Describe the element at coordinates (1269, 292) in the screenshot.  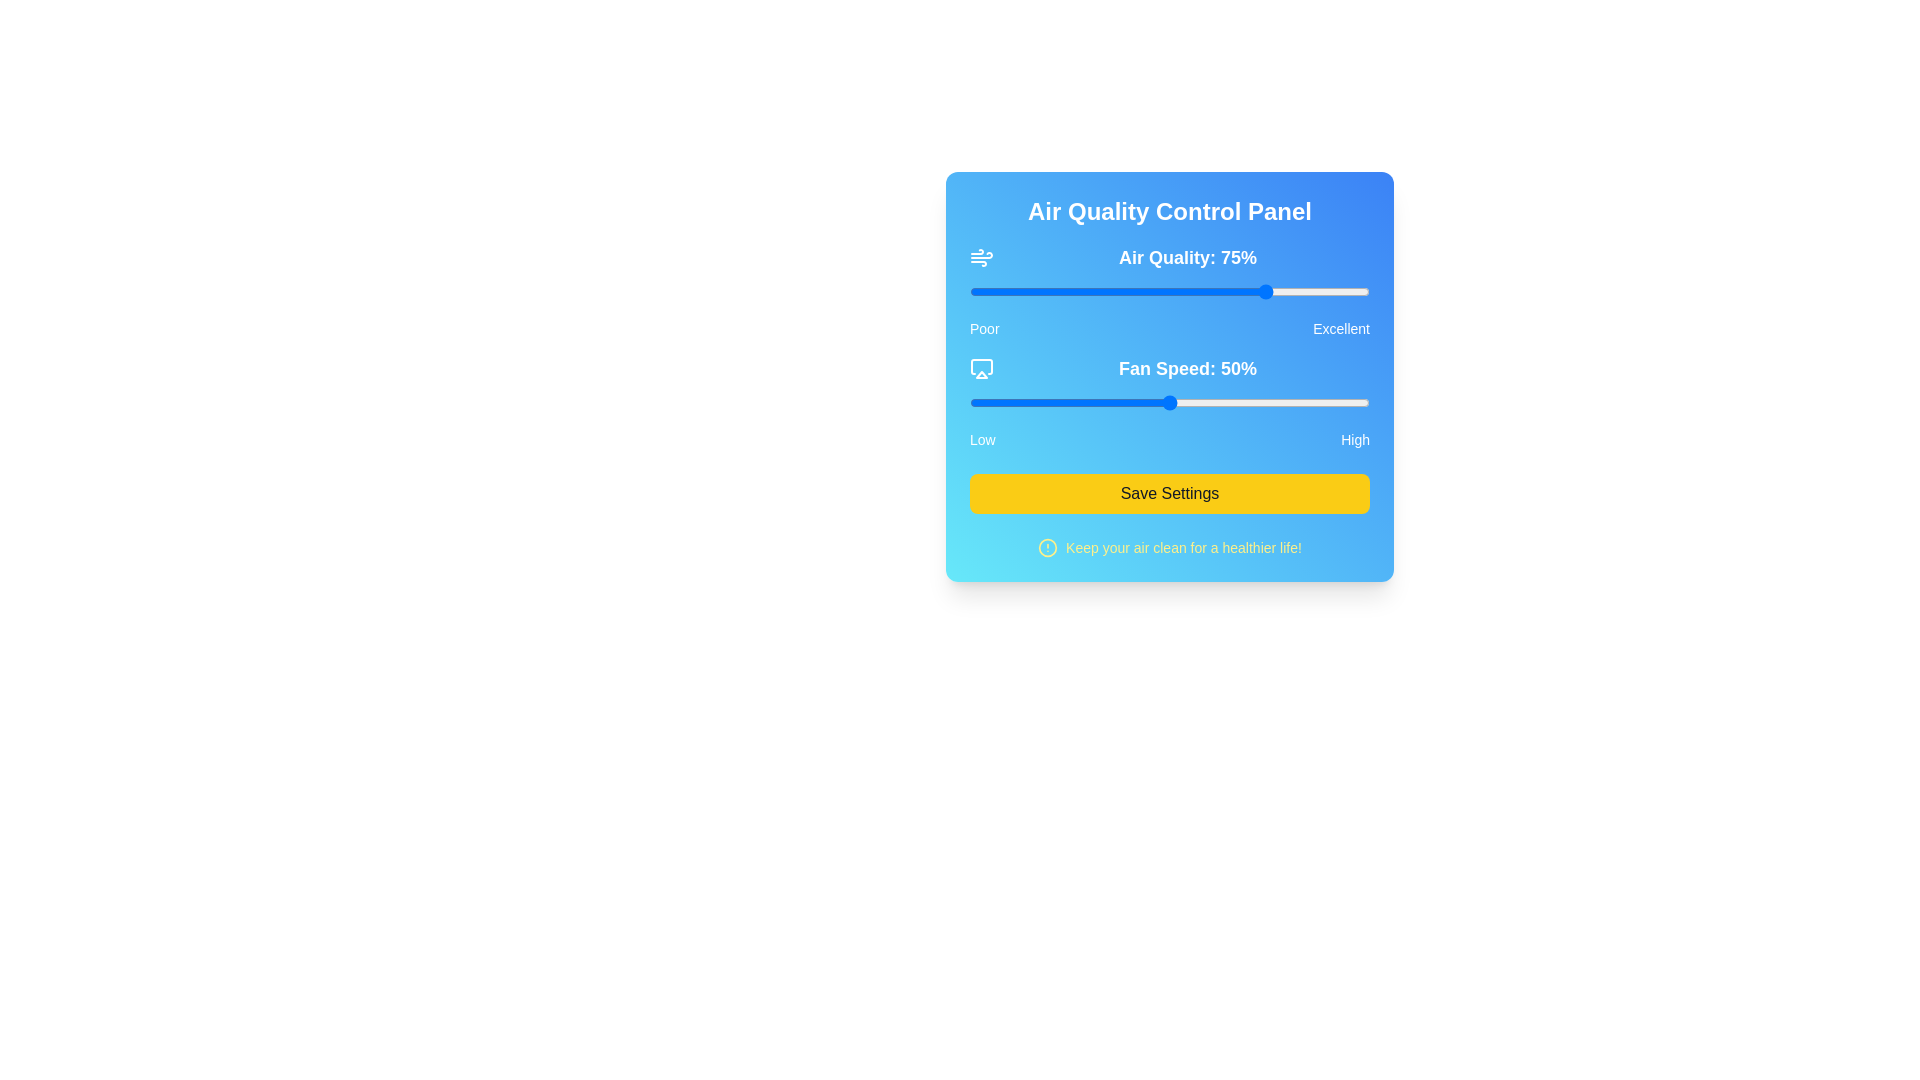
I see `air quality` at that location.